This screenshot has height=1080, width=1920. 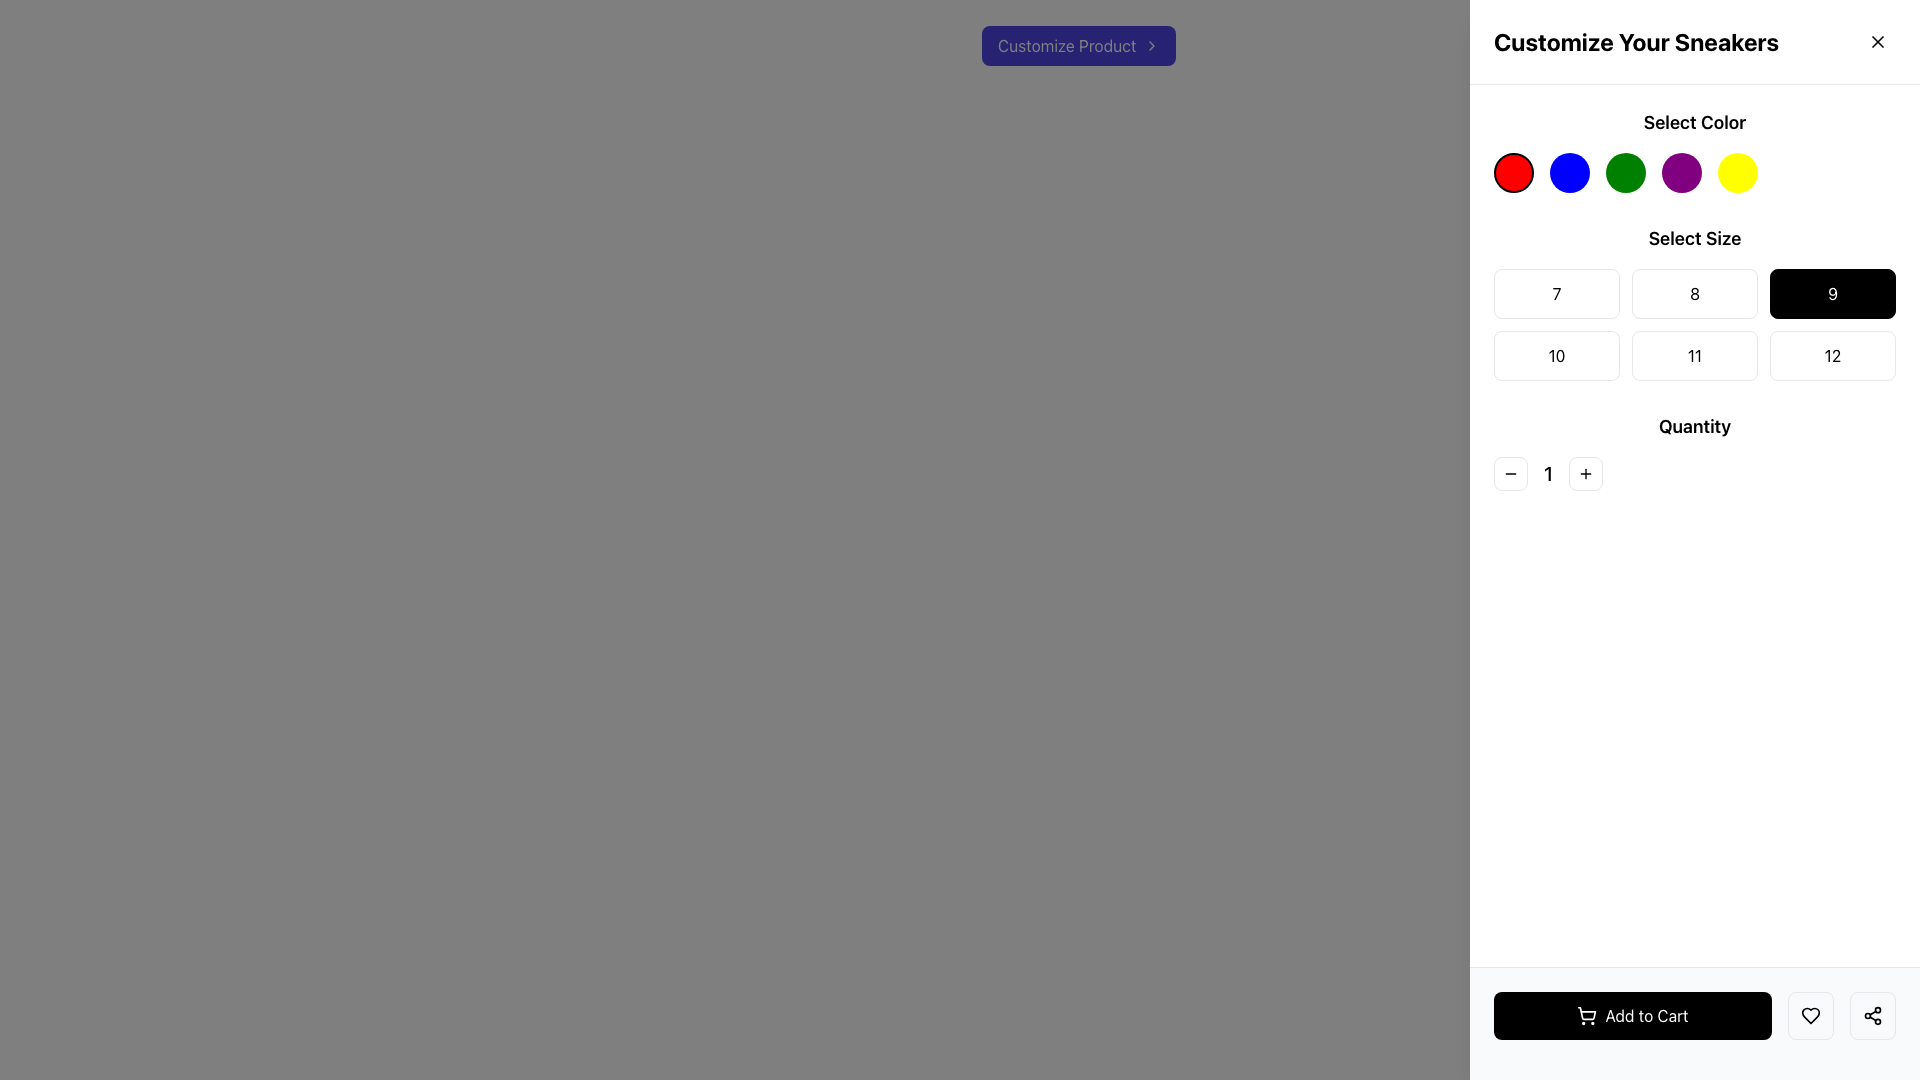 What do you see at coordinates (1693, 172) in the screenshot?
I see `the fourth circular purple button under the 'Select Color' heading` at bounding box center [1693, 172].